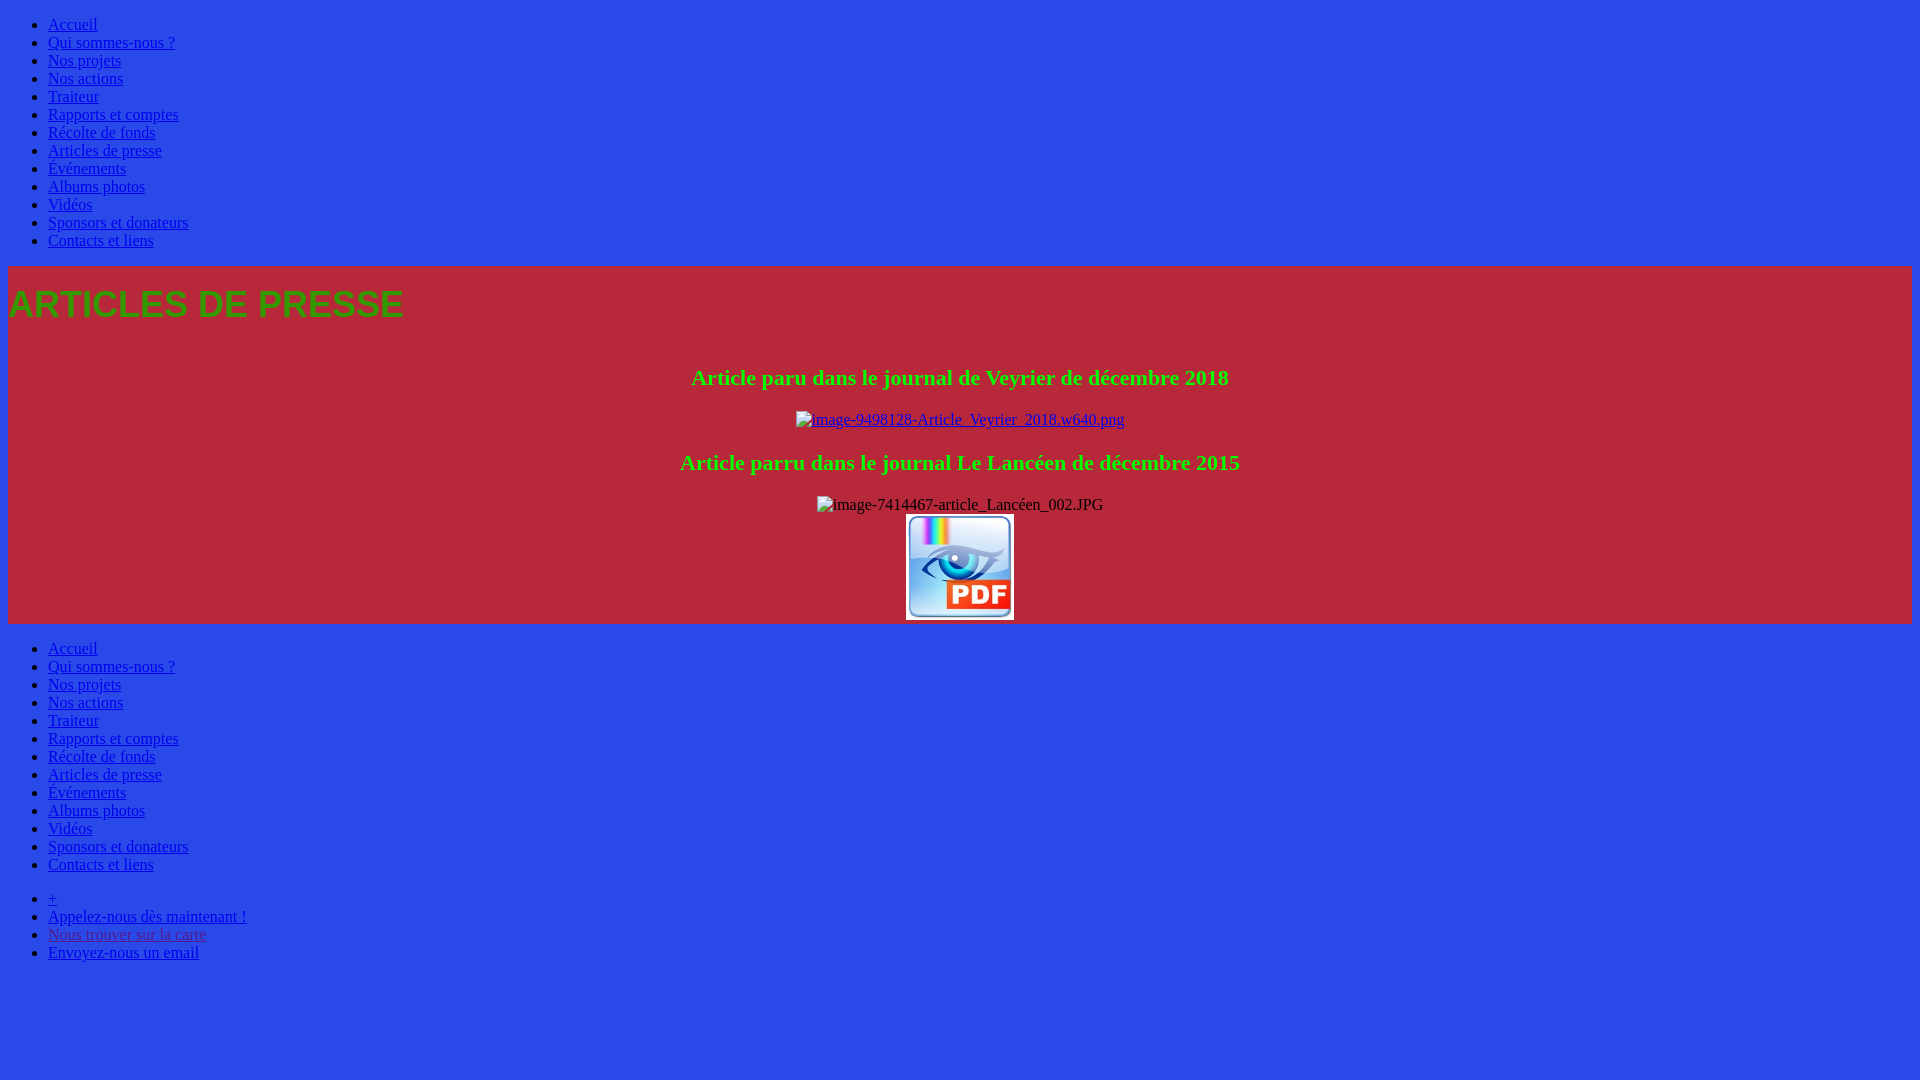 The height and width of the screenshot is (1080, 1920). What do you see at coordinates (112, 738) in the screenshot?
I see `'Rapports et comptes'` at bounding box center [112, 738].